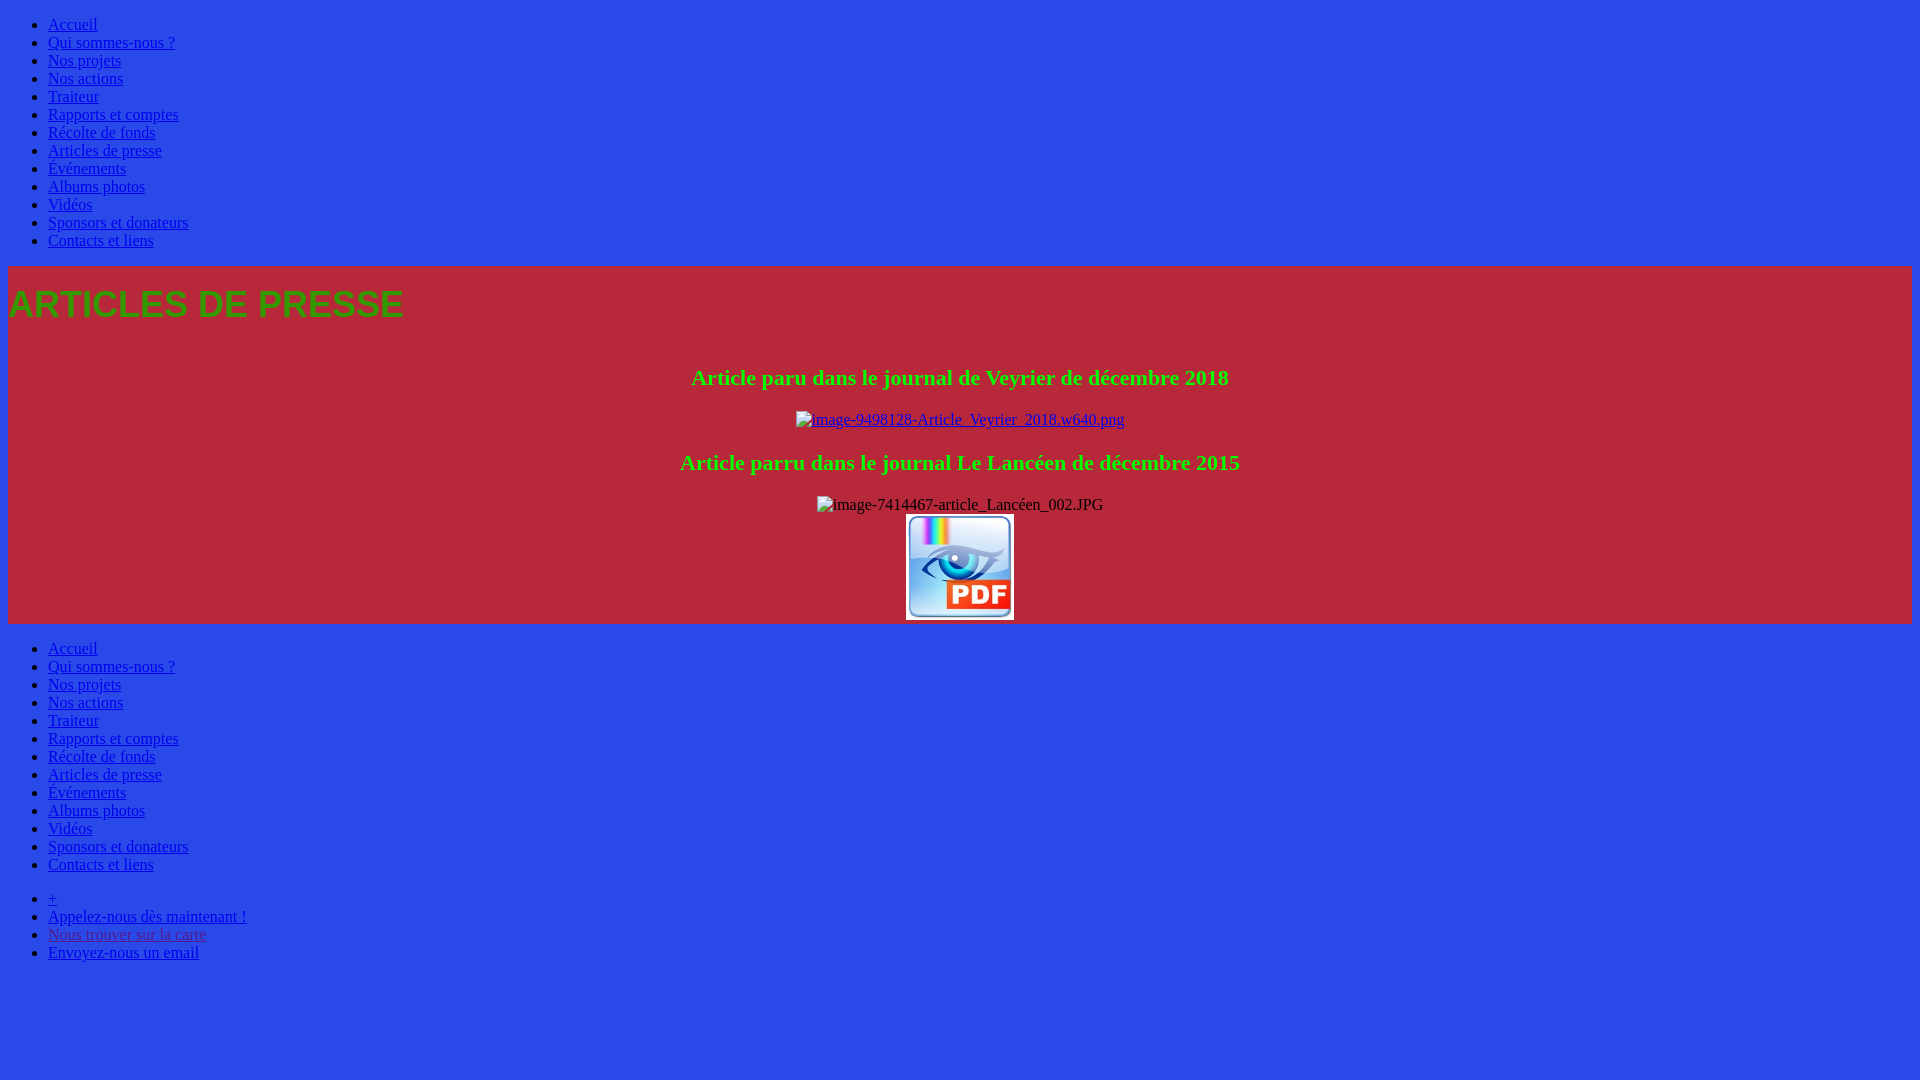 The height and width of the screenshot is (1080, 1920). What do you see at coordinates (112, 738) in the screenshot?
I see `'Rapports et comptes'` at bounding box center [112, 738].